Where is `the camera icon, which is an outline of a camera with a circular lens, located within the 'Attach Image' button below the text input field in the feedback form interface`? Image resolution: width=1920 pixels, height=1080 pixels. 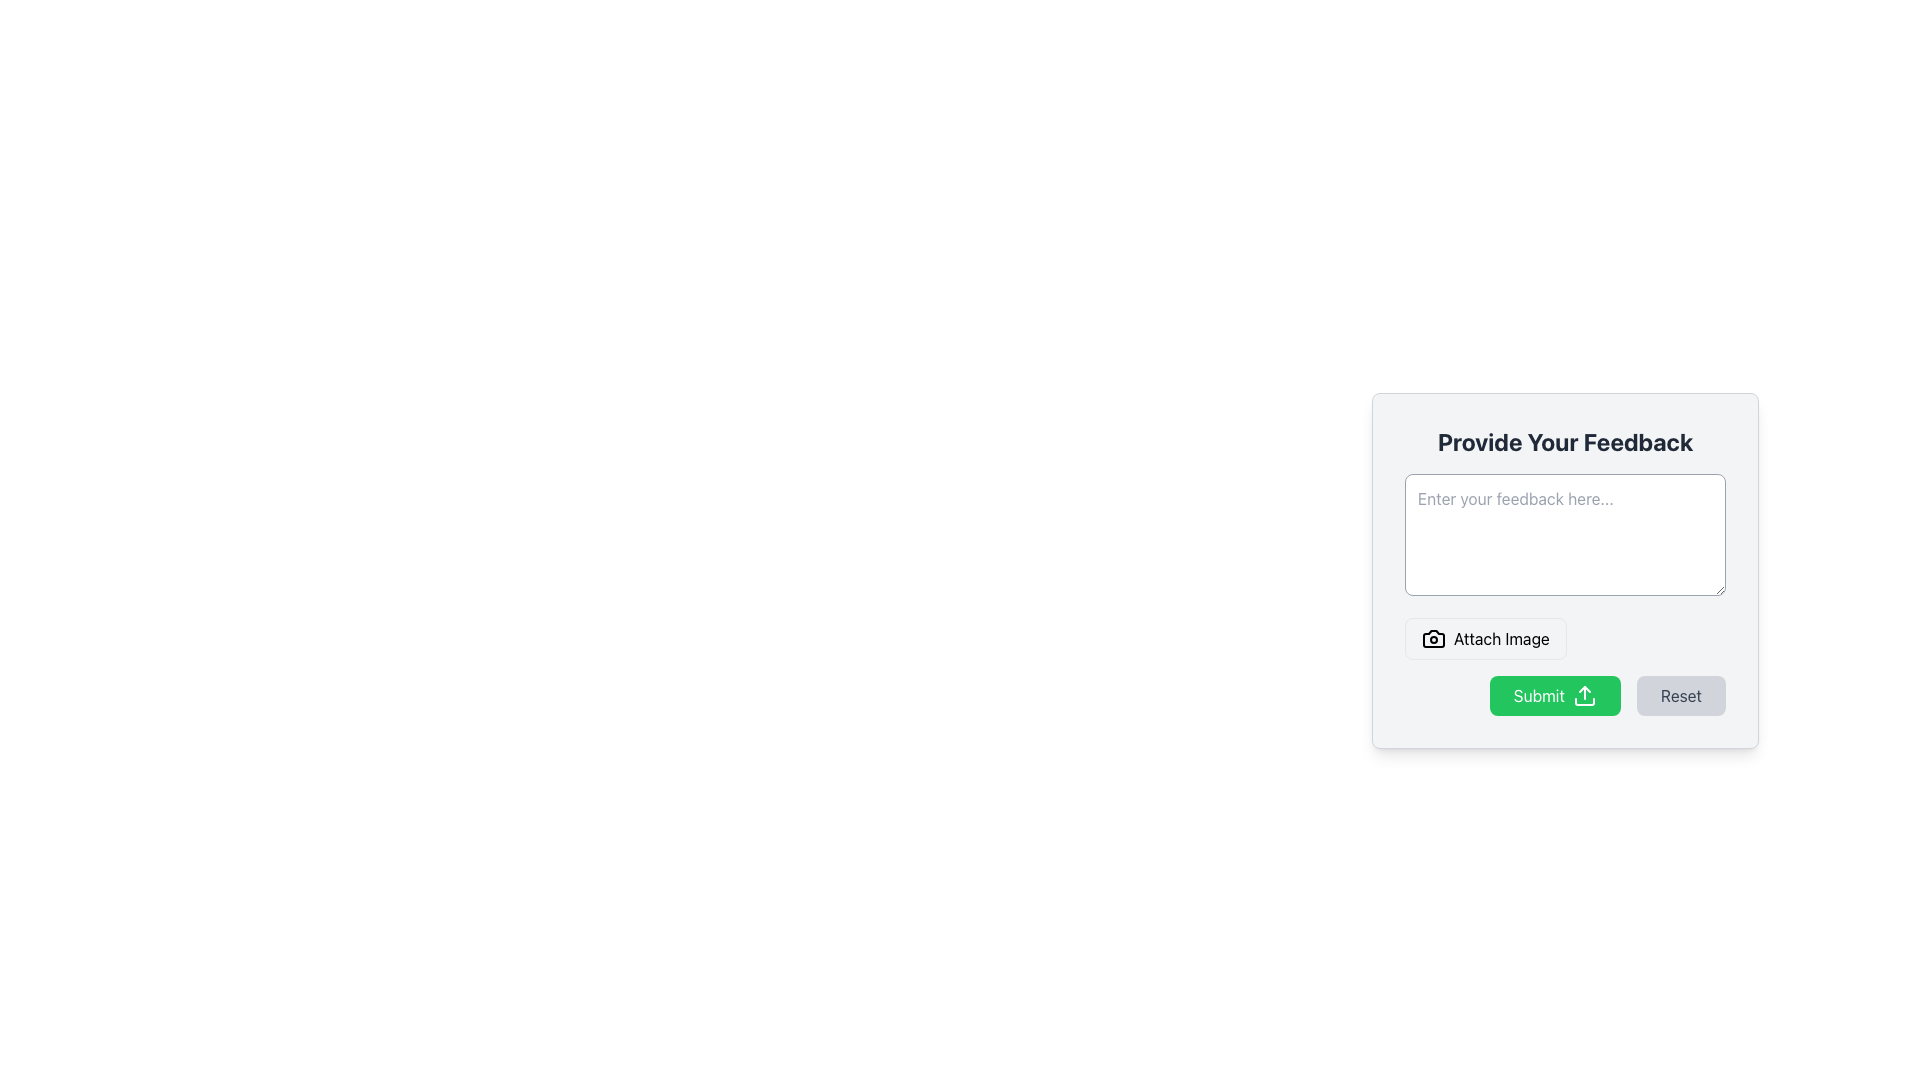 the camera icon, which is an outline of a camera with a circular lens, located within the 'Attach Image' button below the text input field in the feedback form interface is located at coordinates (1433, 639).